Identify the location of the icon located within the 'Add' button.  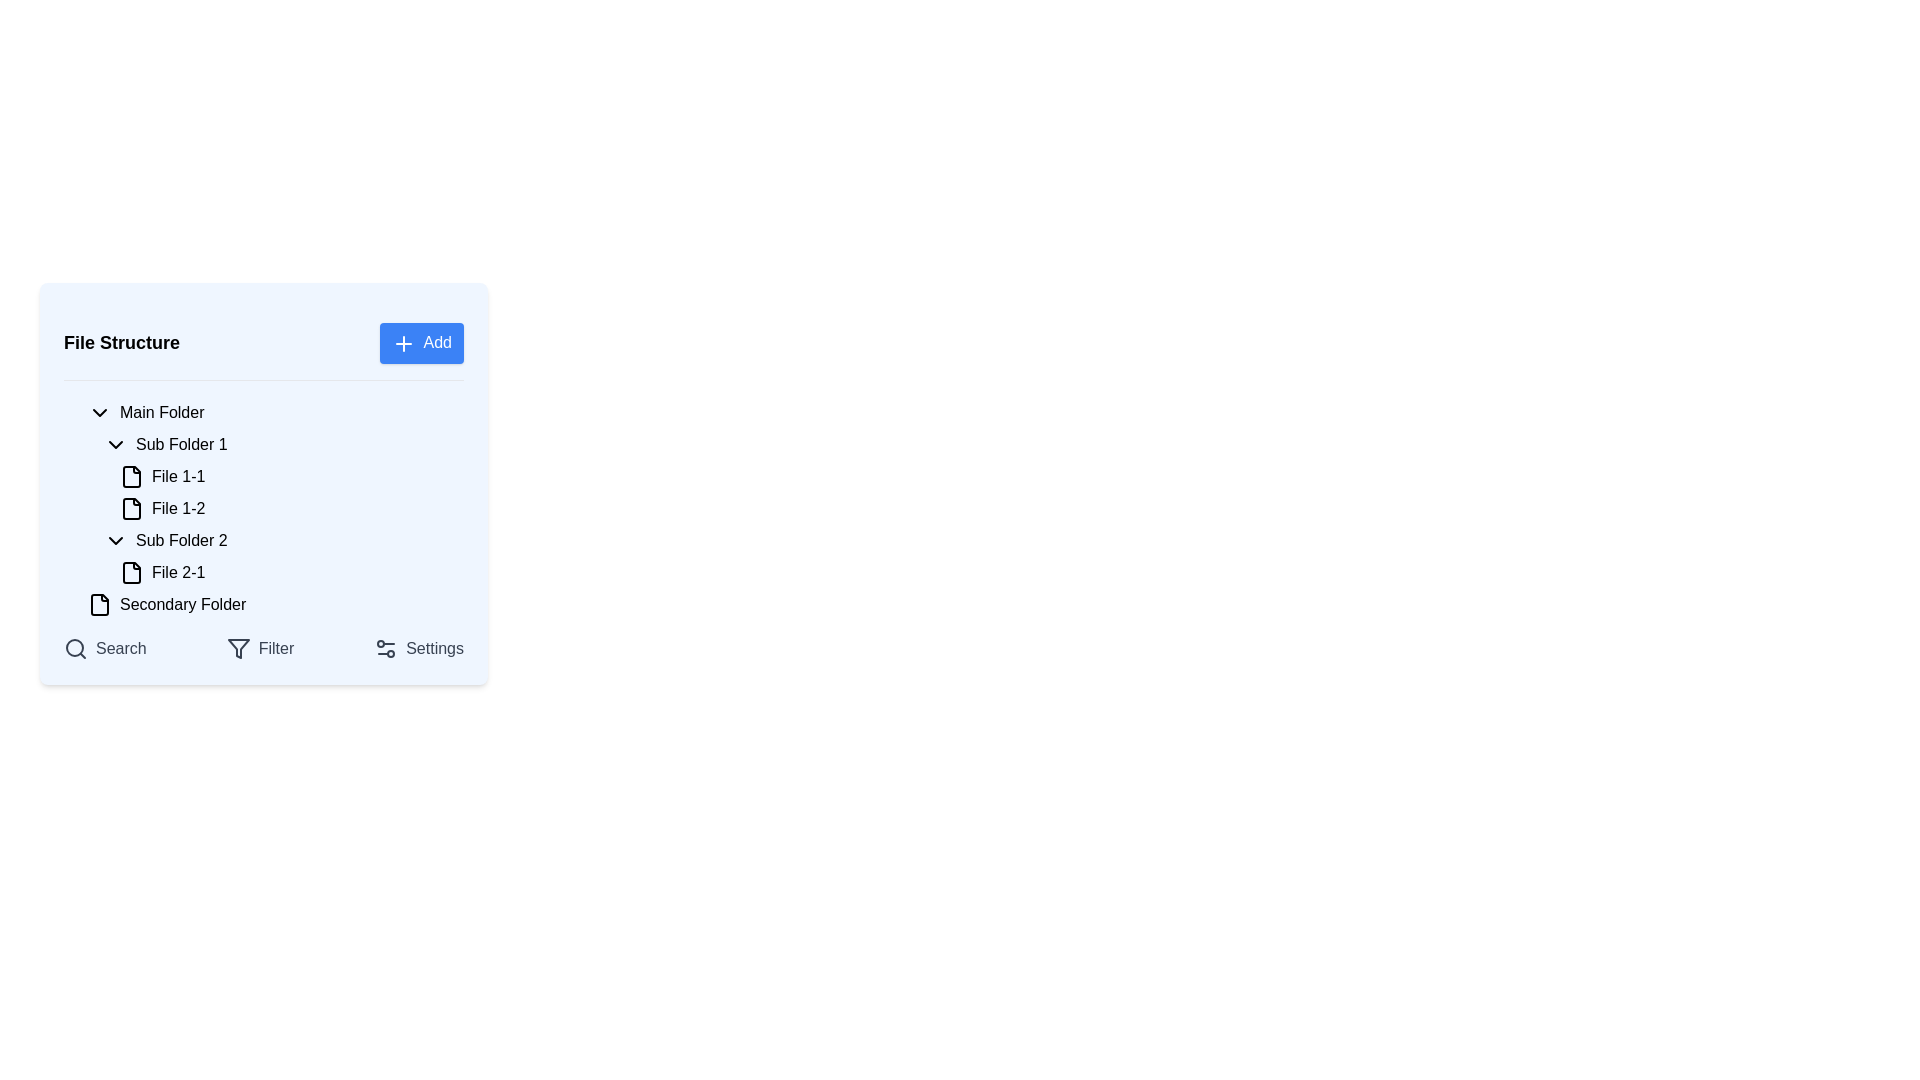
(402, 342).